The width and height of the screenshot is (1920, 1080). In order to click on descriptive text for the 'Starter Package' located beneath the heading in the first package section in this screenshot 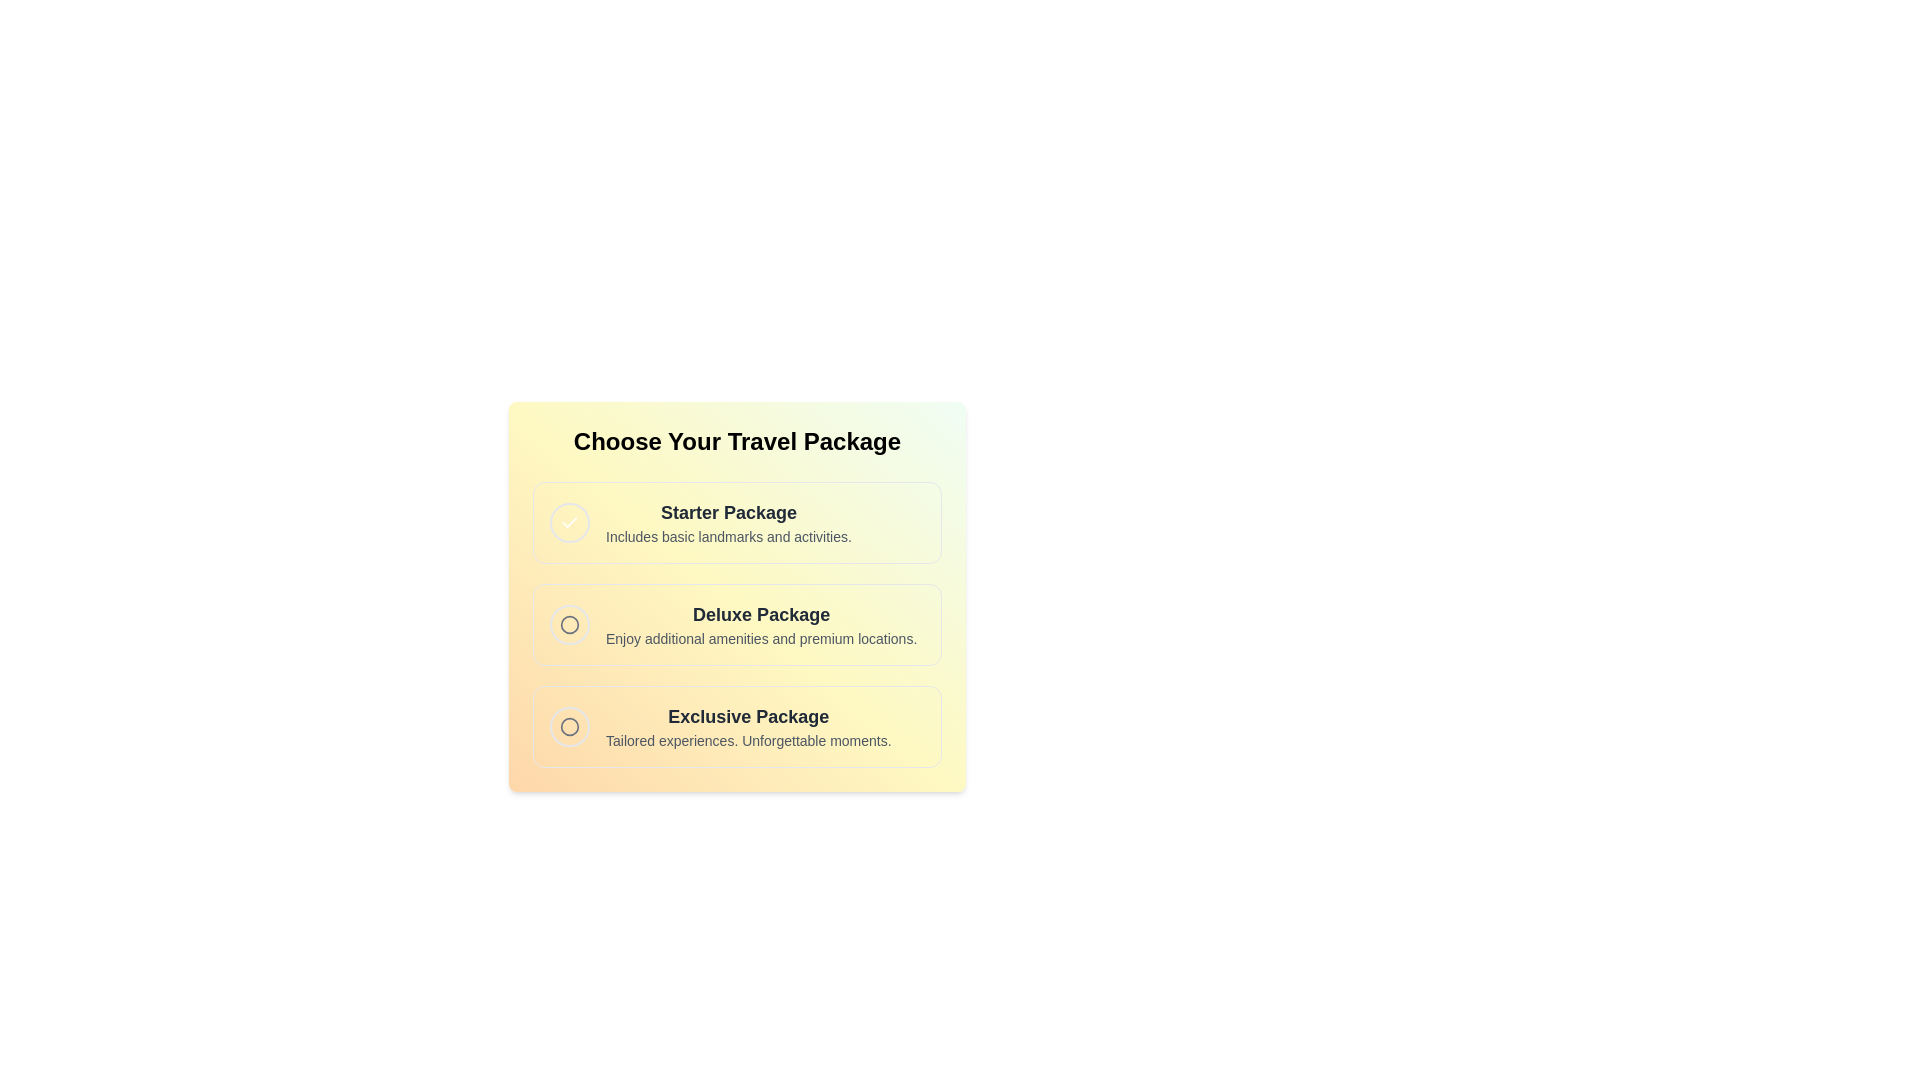, I will do `click(728, 535)`.